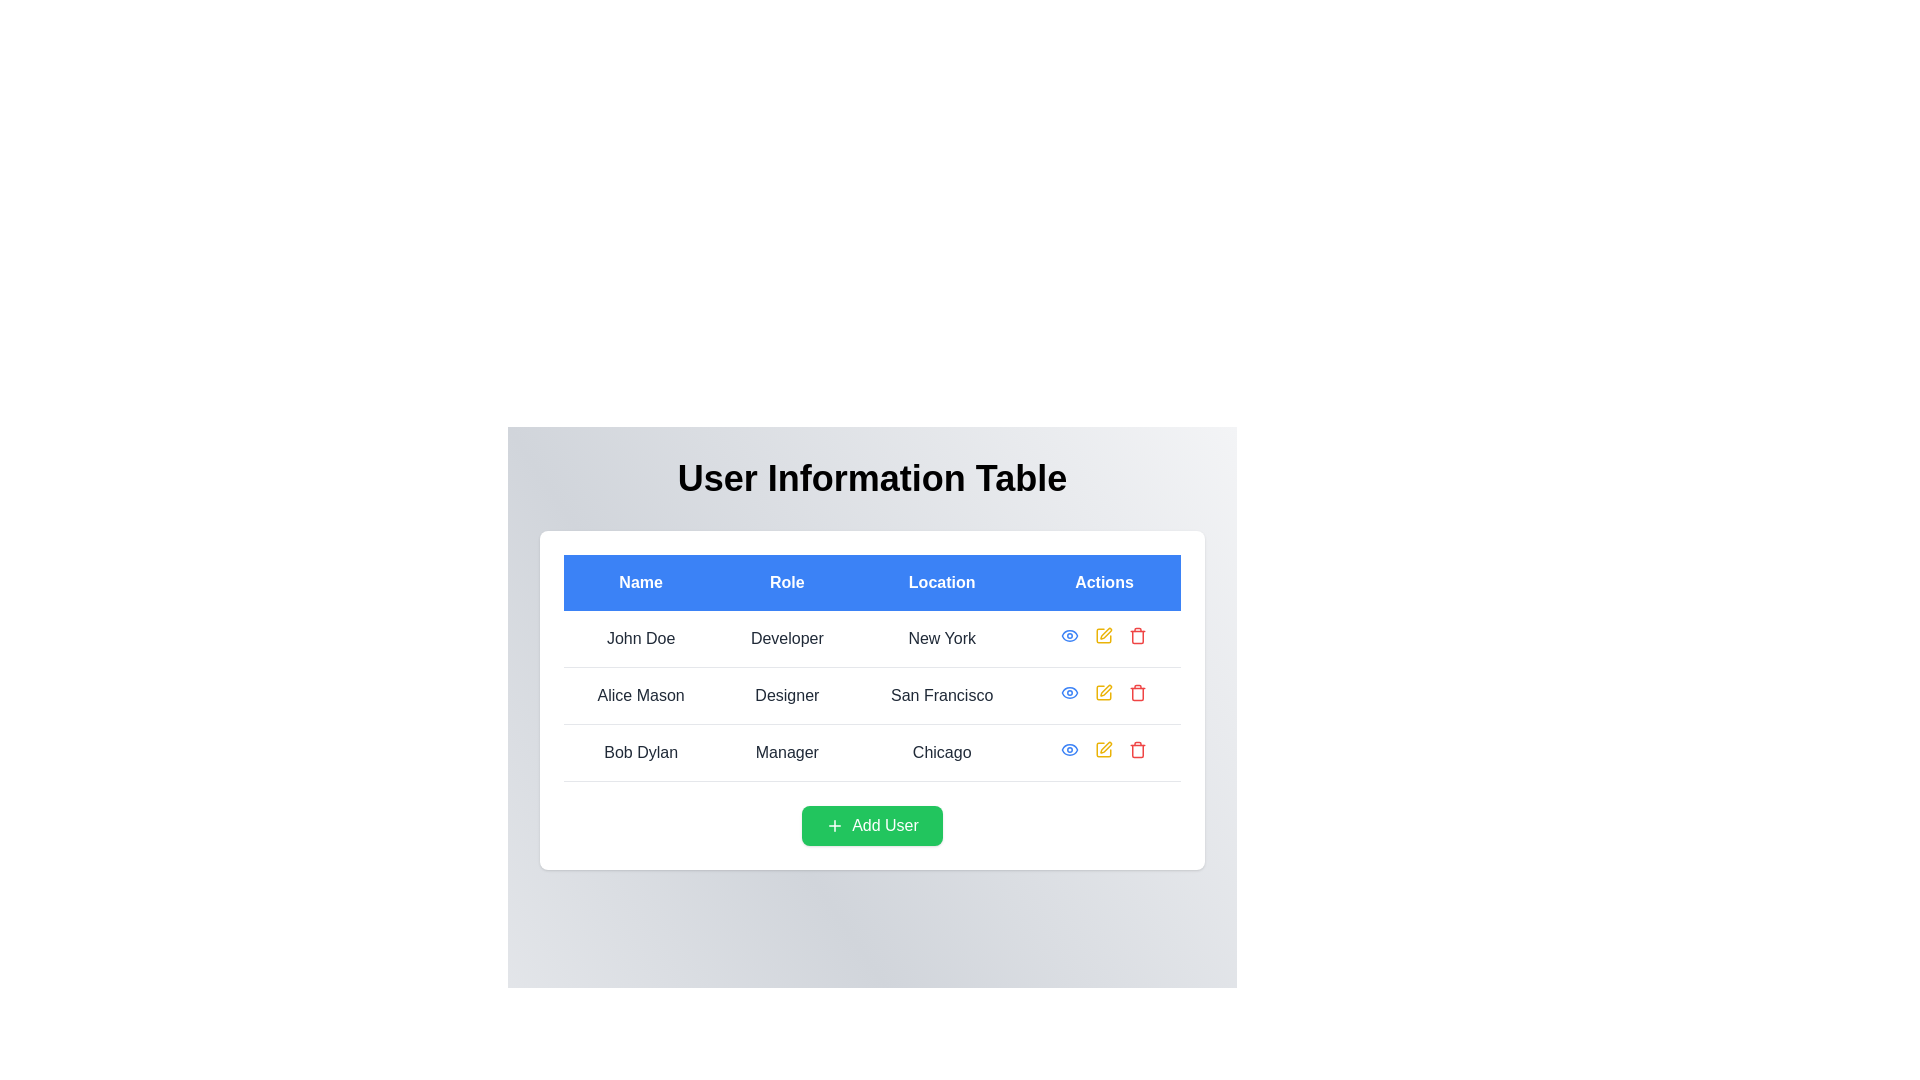  Describe the element at coordinates (1138, 749) in the screenshot. I see `the delete icon button located in the third row of the 'Actions' column in the table` at that location.